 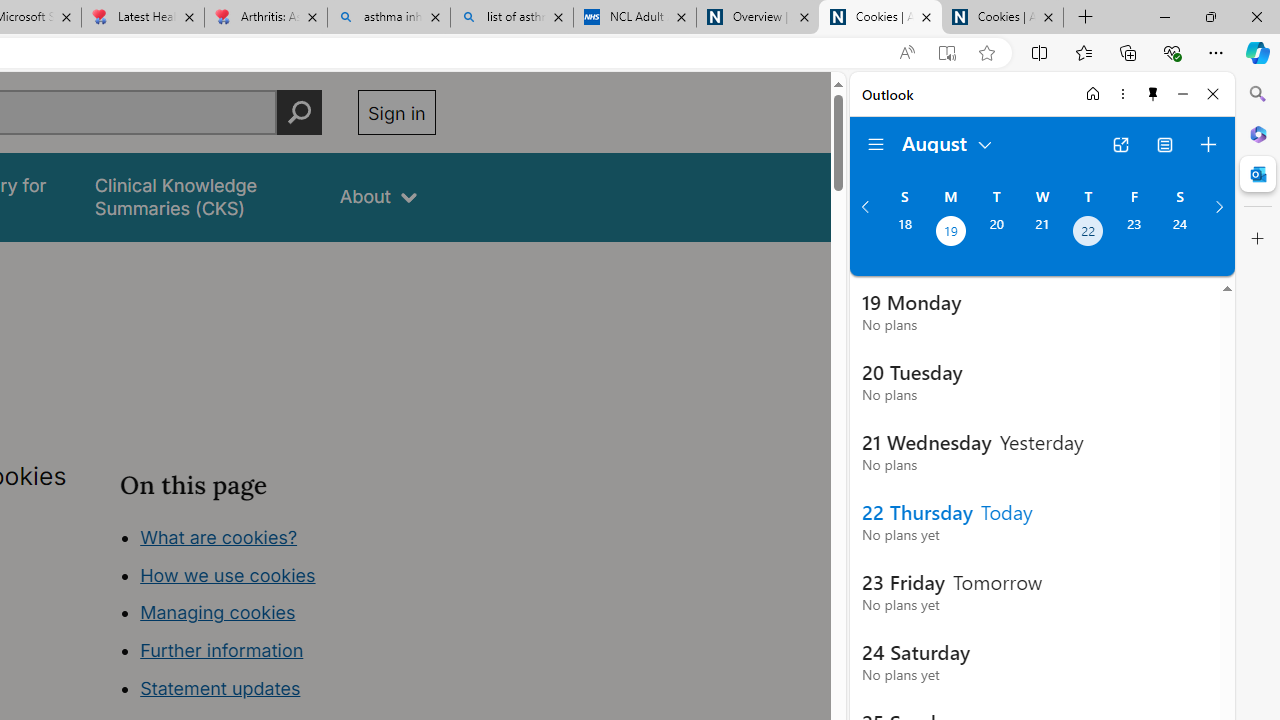 What do you see at coordinates (220, 688) in the screenshot?
I see `'Statement updates'` at bounding box center [220, 688].